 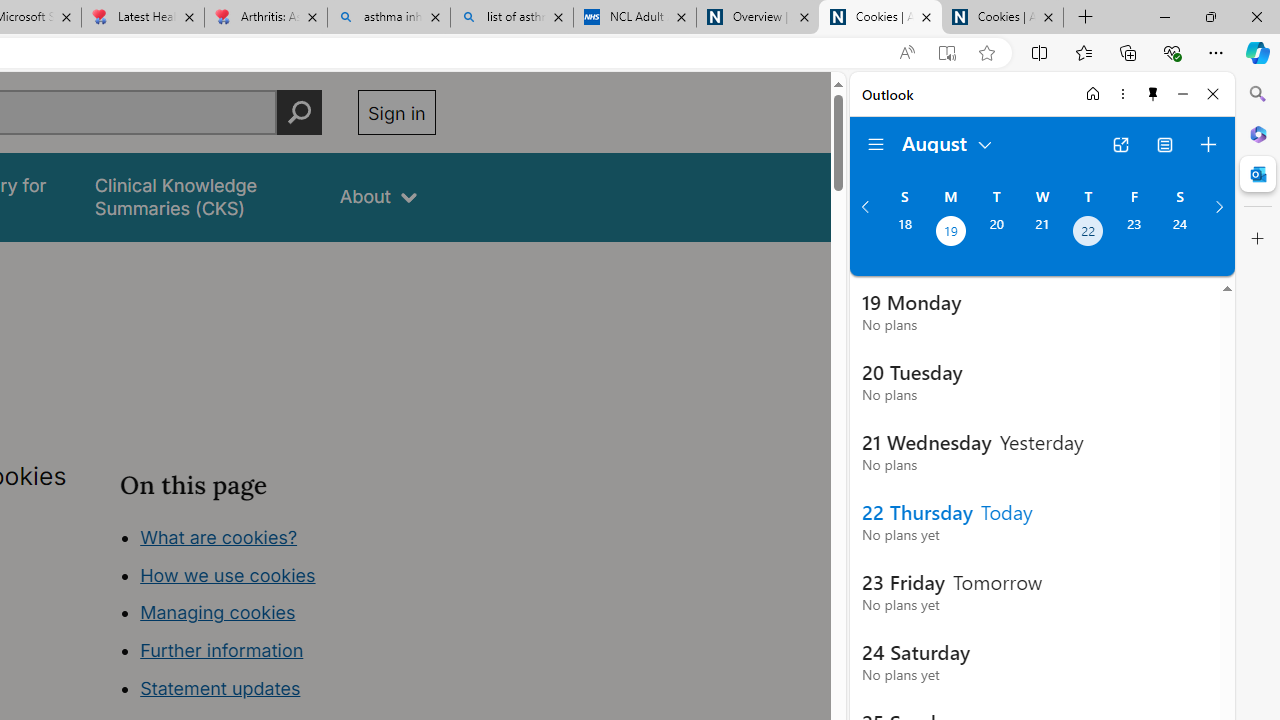 What do you see at coordinates (220, 688) in the screenshot?
I see `'Statement updates'` at bounding box center [220, 688].